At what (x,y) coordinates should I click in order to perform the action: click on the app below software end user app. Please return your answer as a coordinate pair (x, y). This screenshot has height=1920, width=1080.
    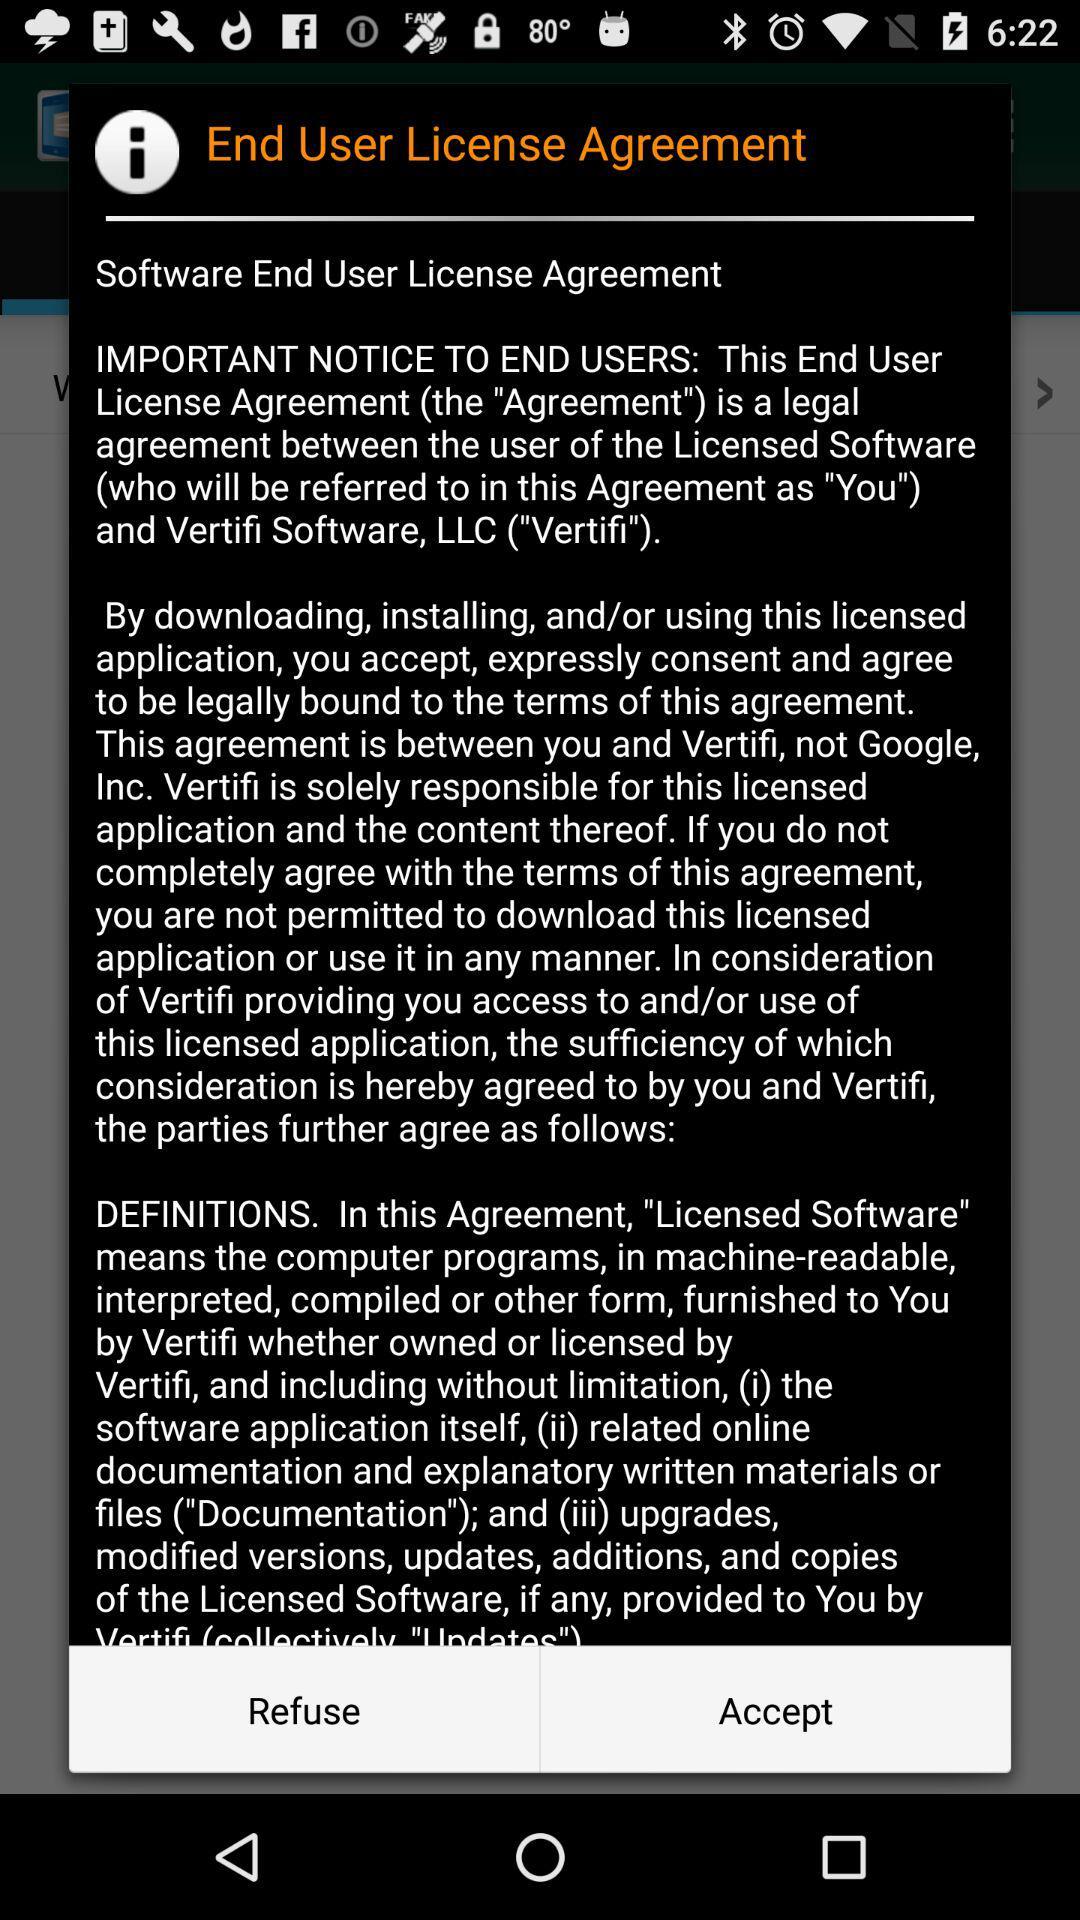
    Looking at the image, I should click on (774, 1708).